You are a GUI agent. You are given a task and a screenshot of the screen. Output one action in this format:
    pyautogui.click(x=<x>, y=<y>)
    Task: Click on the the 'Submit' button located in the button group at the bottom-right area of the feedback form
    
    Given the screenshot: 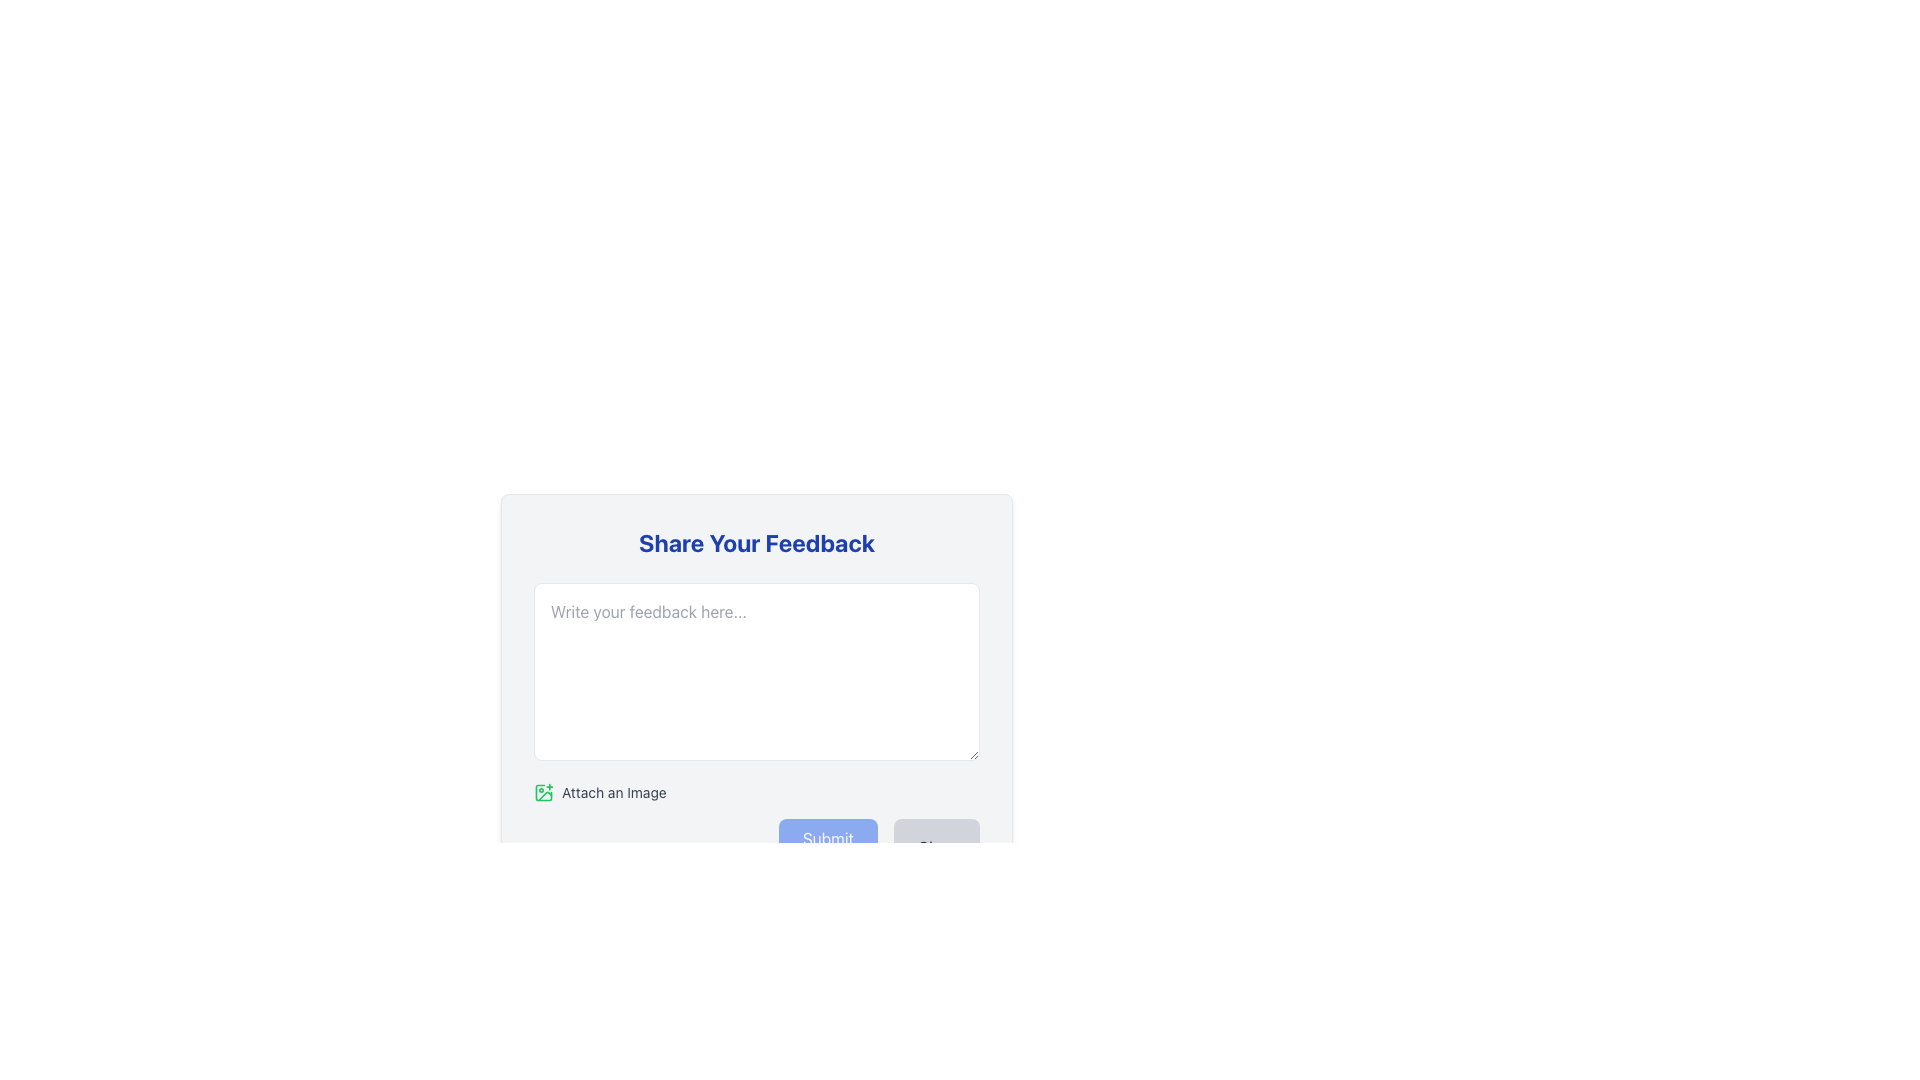 What is the action you would take?
    pyautogui.click(x=756, y=848)
    